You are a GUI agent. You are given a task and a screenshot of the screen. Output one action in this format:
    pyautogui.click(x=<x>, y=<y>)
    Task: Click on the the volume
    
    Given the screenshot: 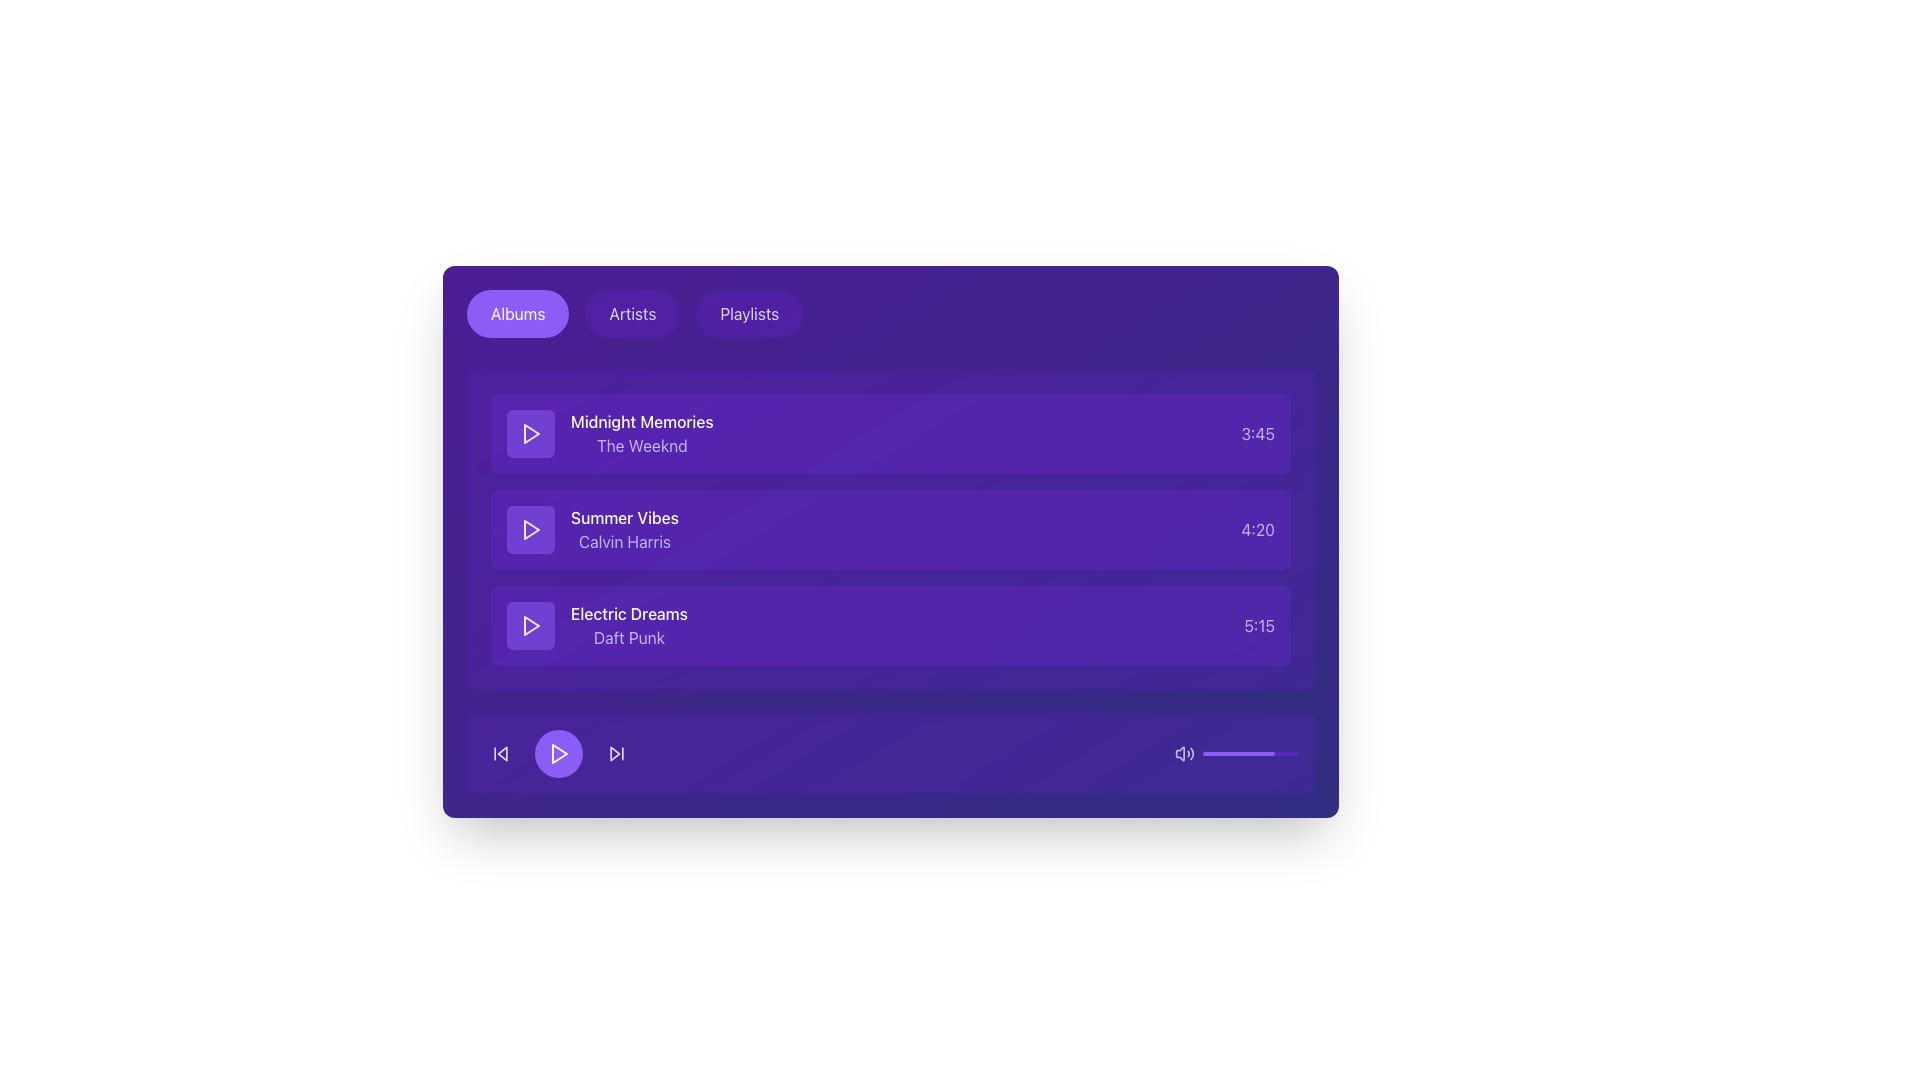 What is the action you would take?
    pyautogui.click(x=1256, y=753)
    